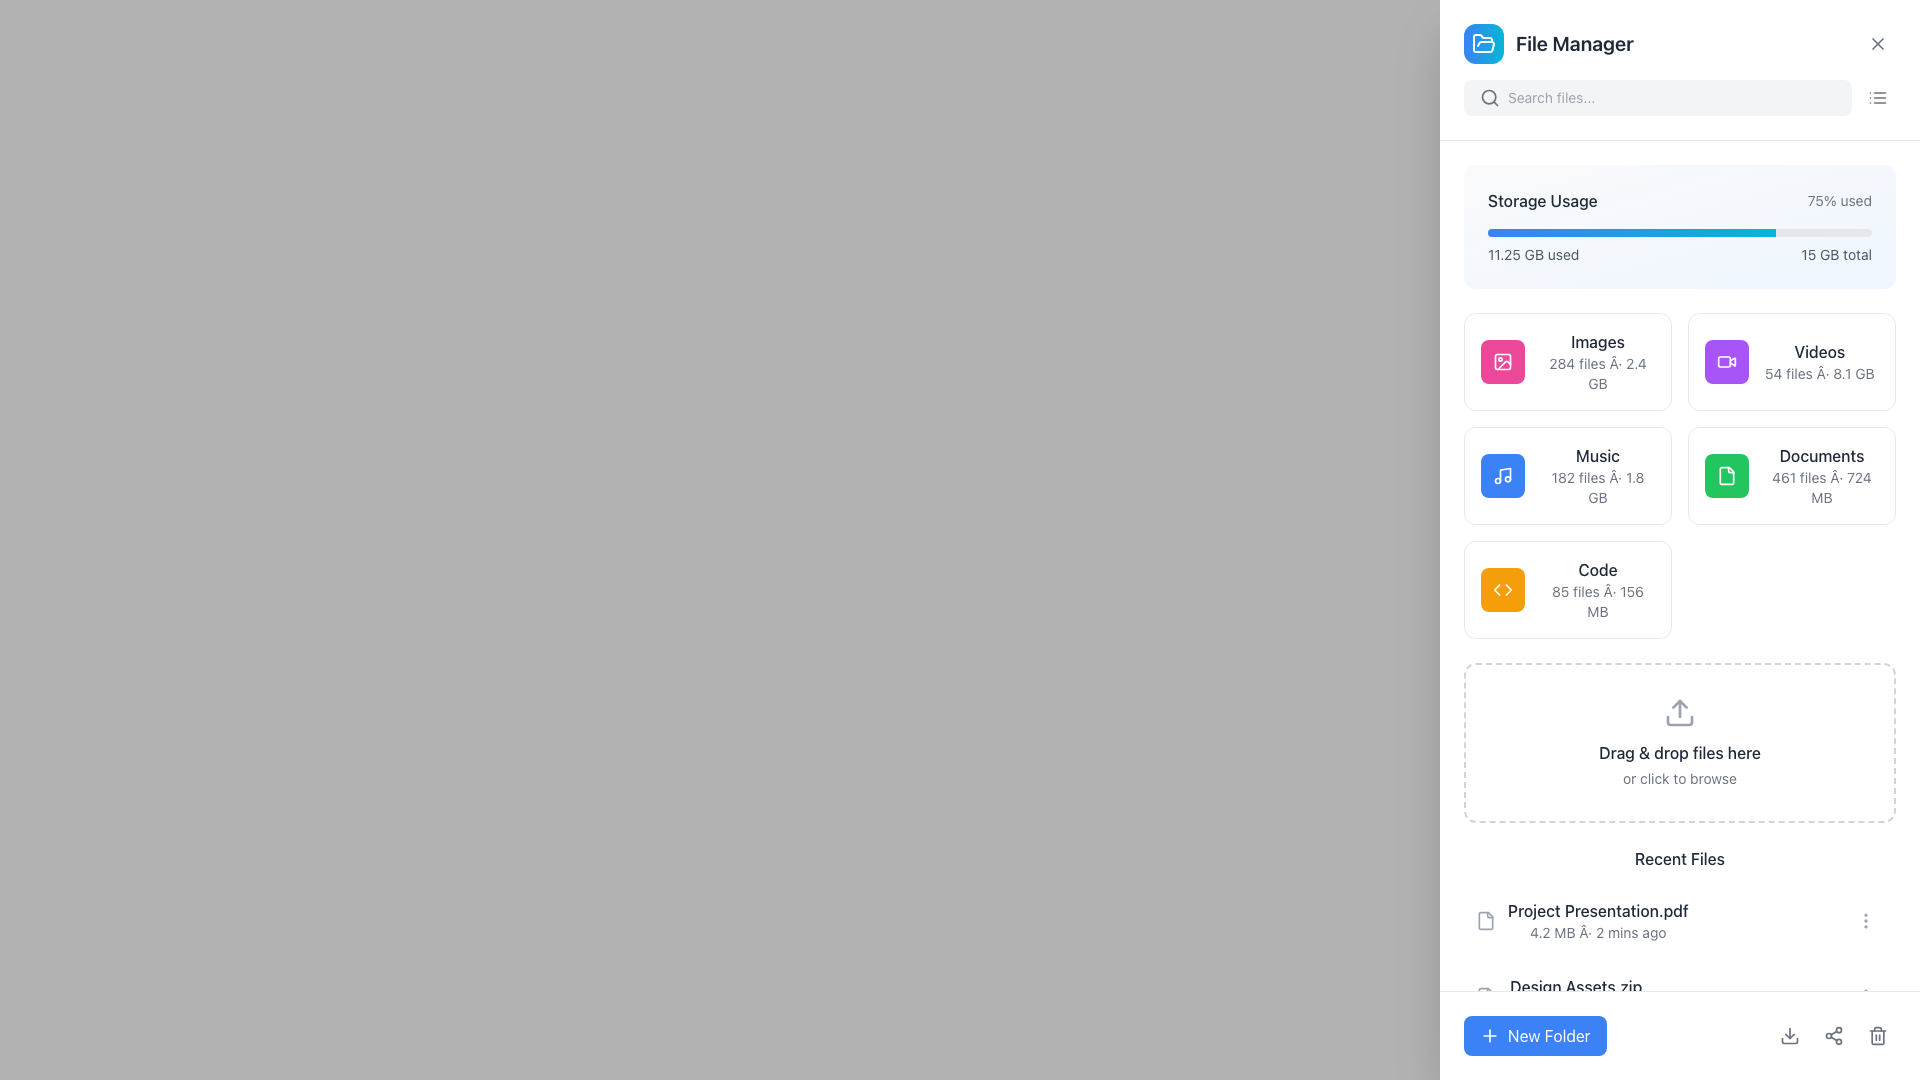  What do you see at coordinates (1680, 996) in the screenshot?
I see `the second file entry in the 'Recent Files' section of the file manager interface` at bounding box center [1680, 996].